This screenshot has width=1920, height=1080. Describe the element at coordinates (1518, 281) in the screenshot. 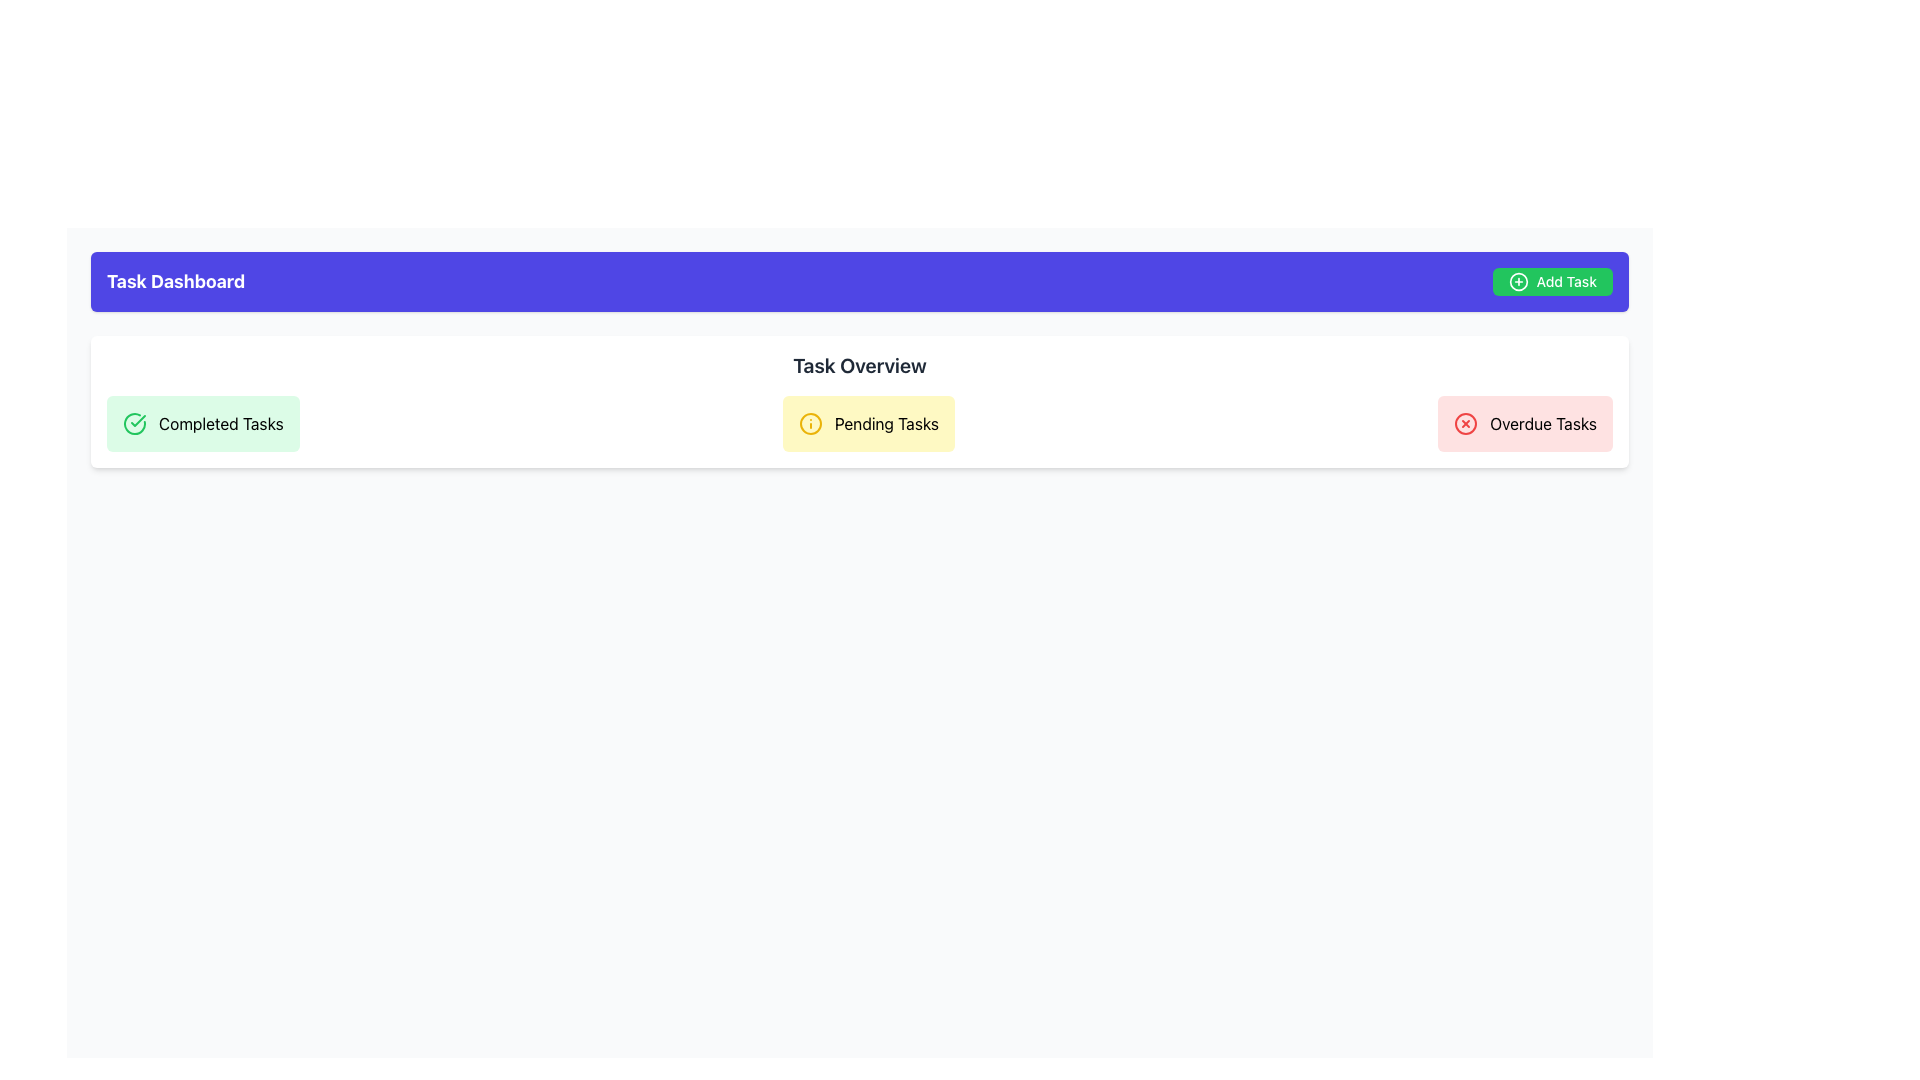

I see `the outer circular component of the plus icon within the green 'Add Task' button located in the top-right corner of the interface` at that location.